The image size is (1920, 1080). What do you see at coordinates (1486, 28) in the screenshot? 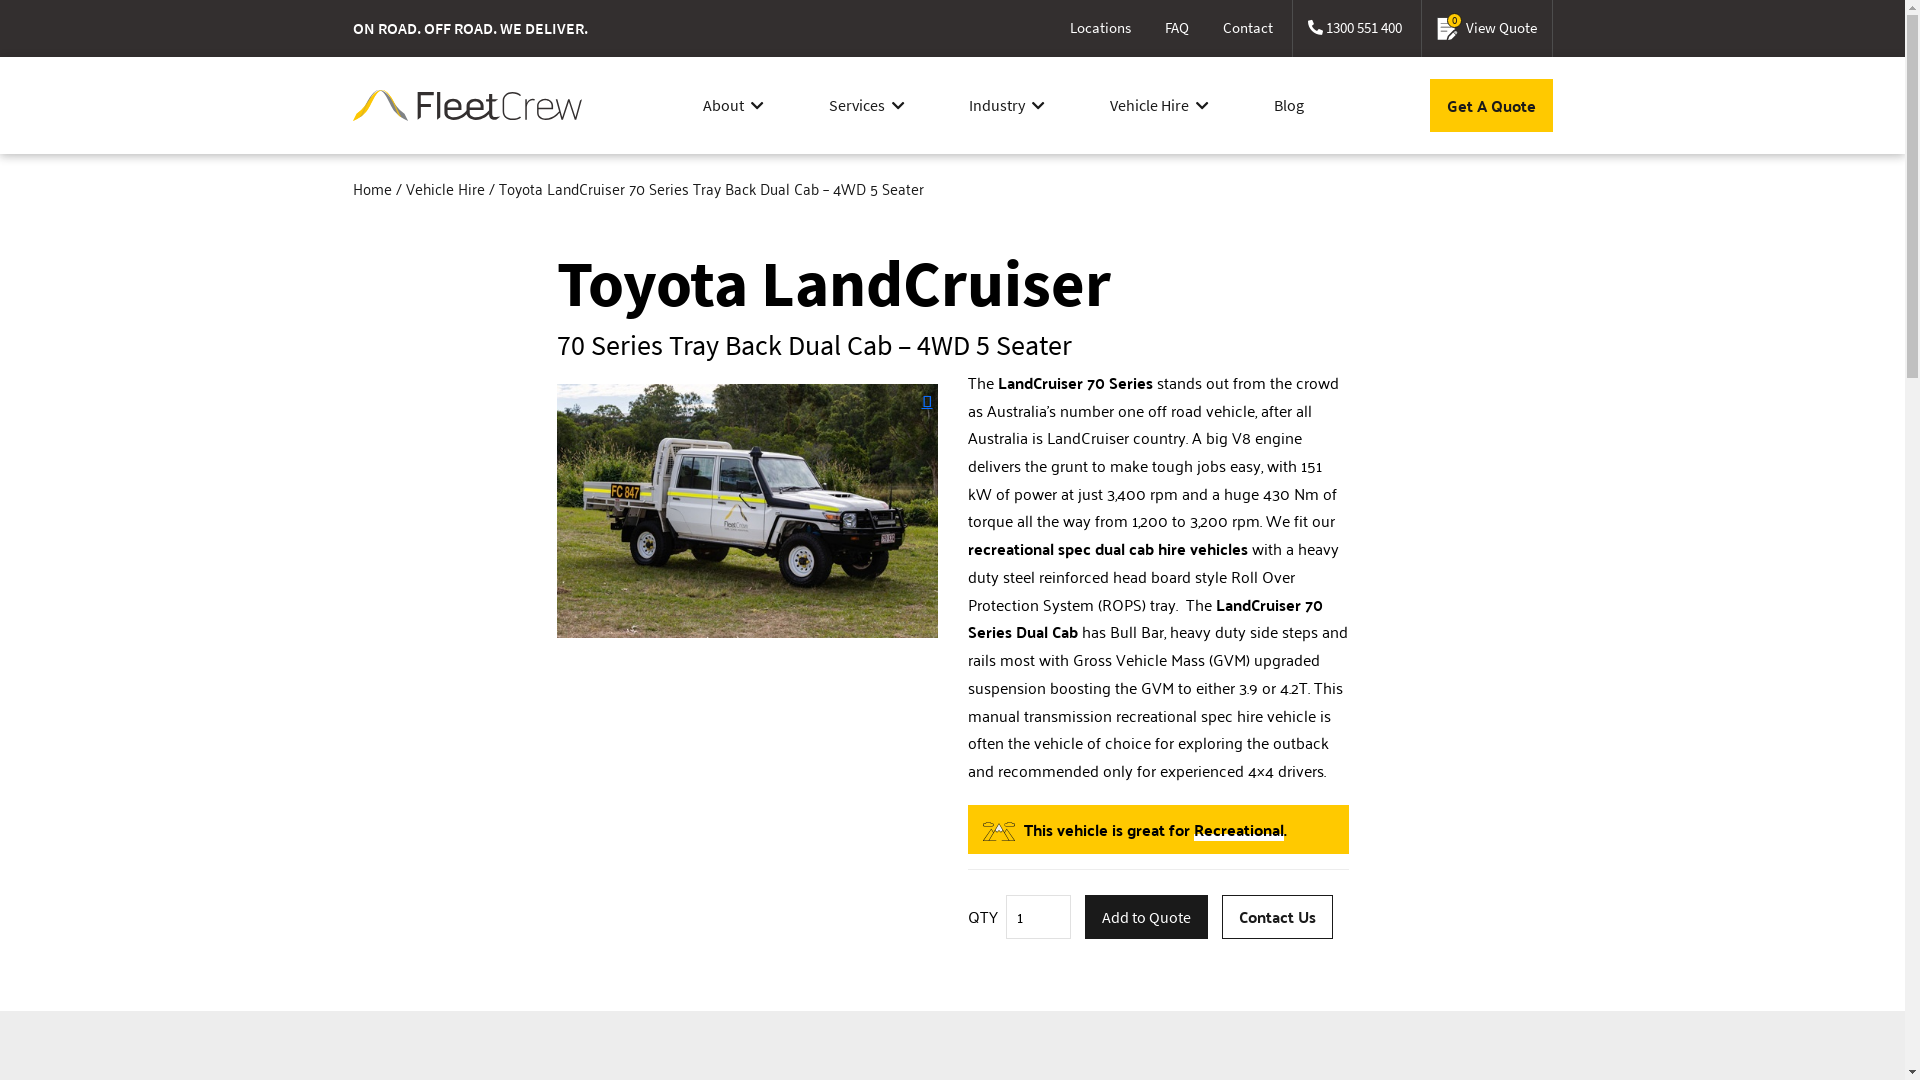
I see `'0` at bounding box center [1486, 28].